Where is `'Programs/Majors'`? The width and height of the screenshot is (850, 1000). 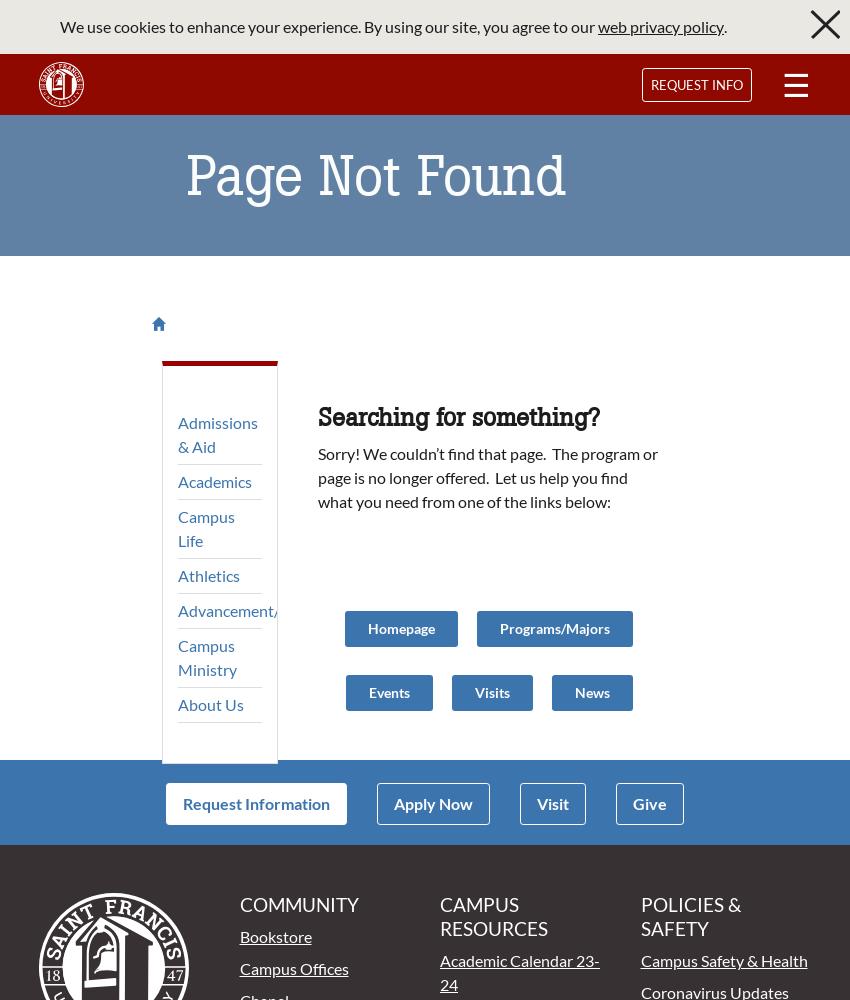 'Programs/Majors' is located at coordinates (554, 627).